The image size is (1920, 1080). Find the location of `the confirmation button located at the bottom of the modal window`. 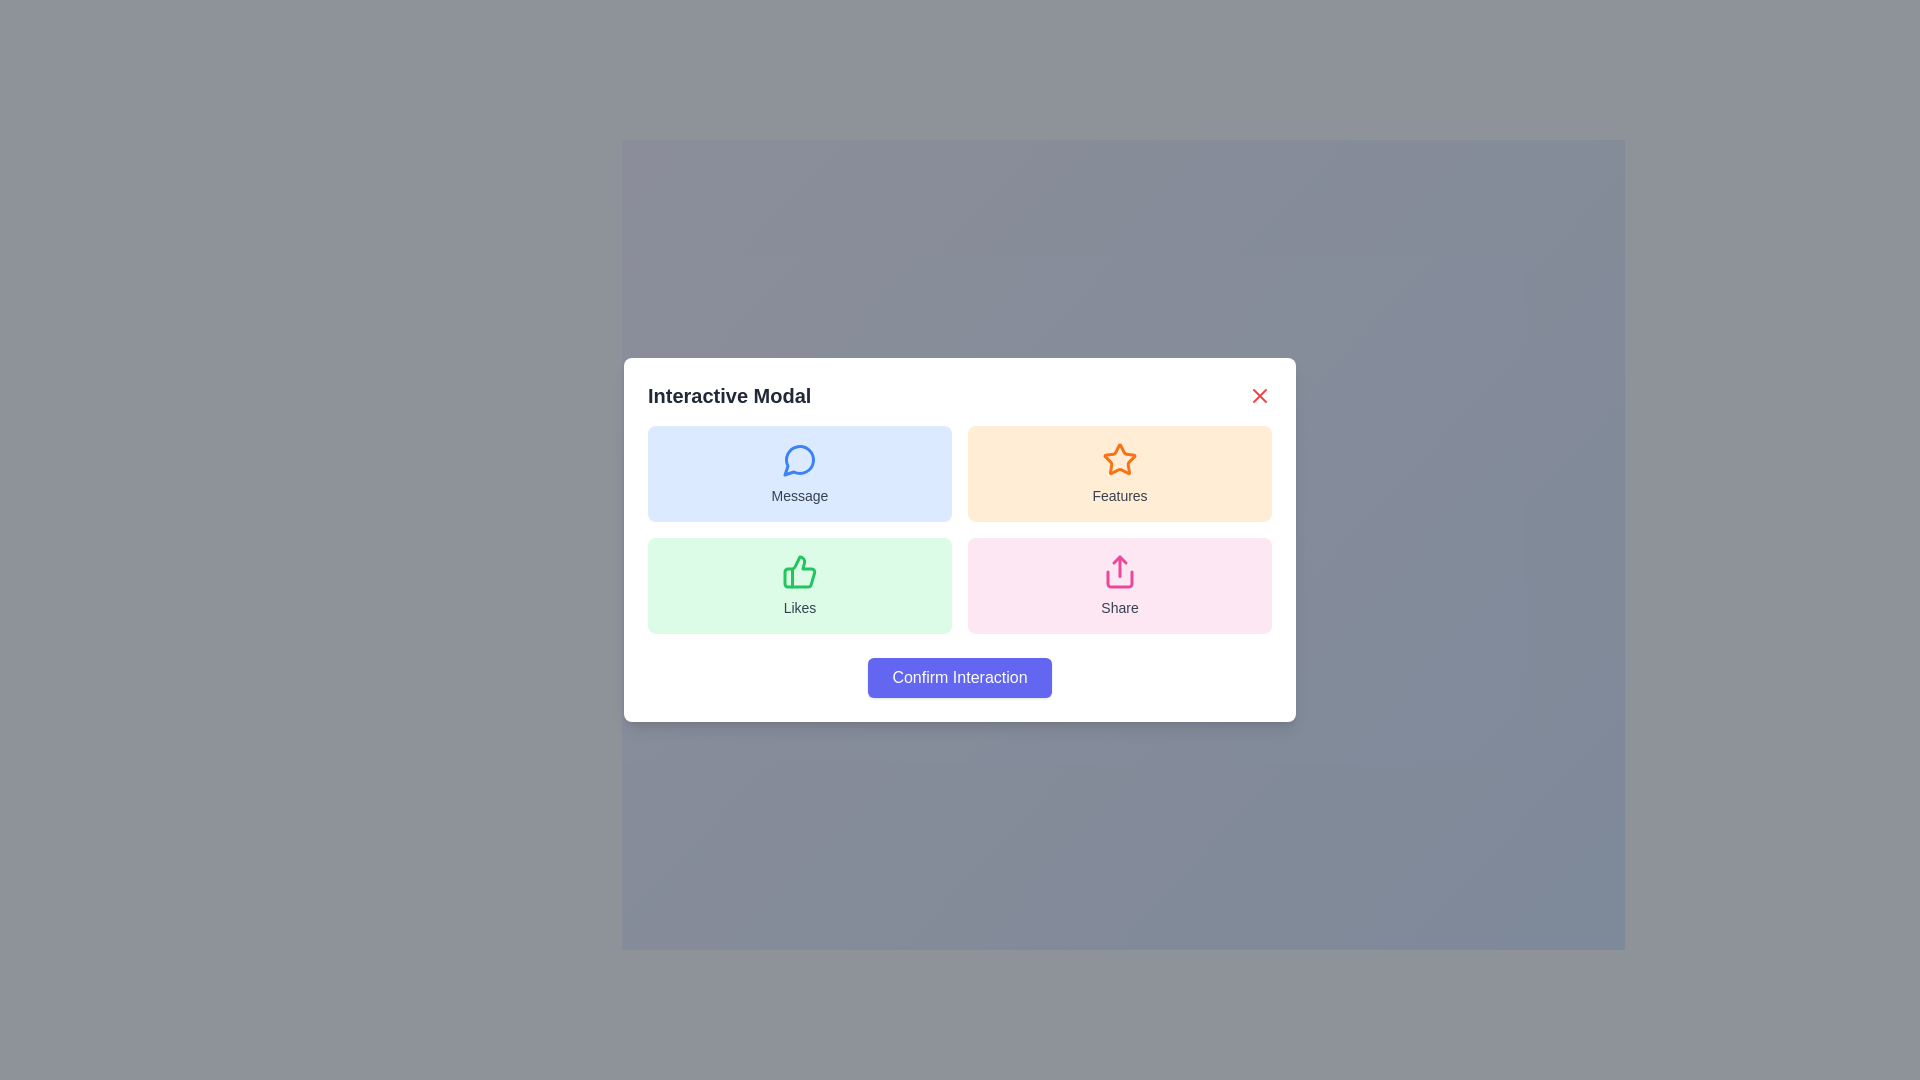

the confirmation button located at the bottom of the modal window is located at coordinates (960, 677).